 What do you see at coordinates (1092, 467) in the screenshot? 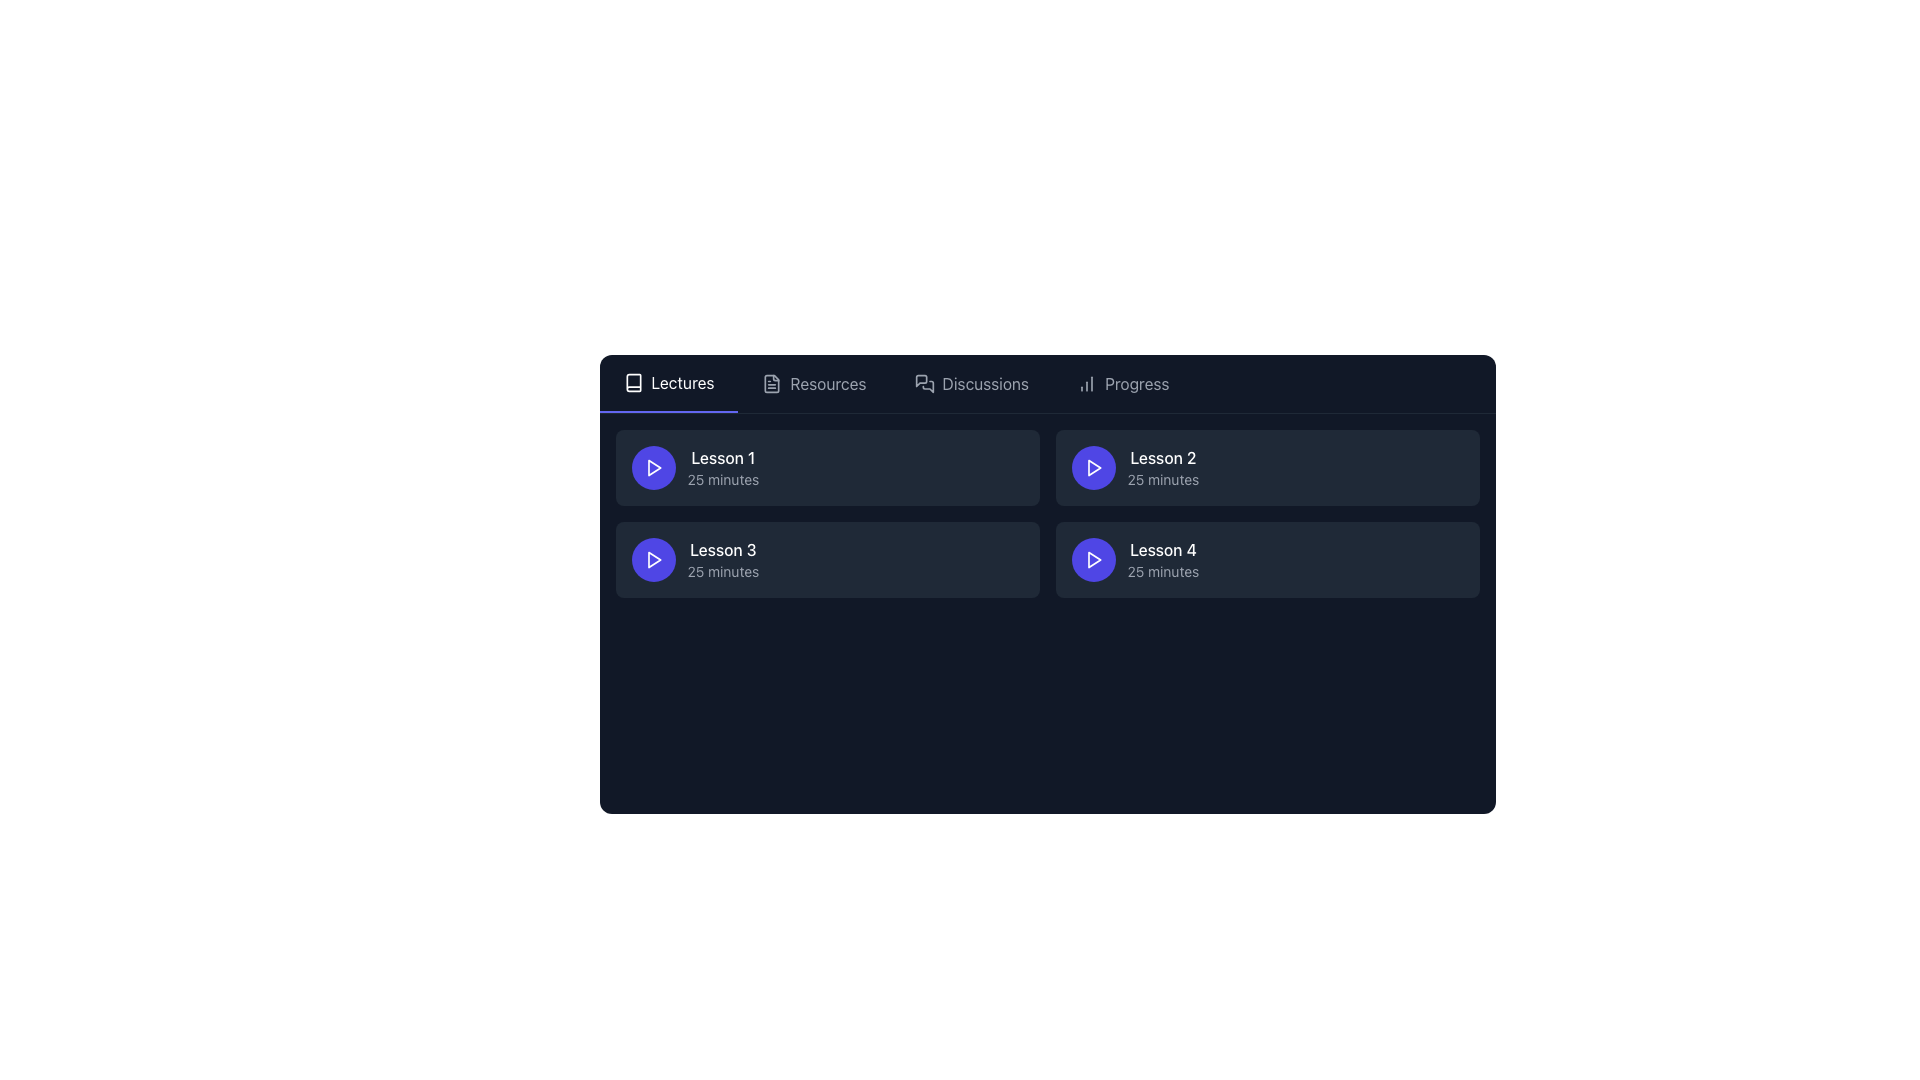
I see `the play button icon, which is a triangular play symbol within a circular blue background, located in the top-right of the second lesson card to initiate playback of the content` at bounding box center [1092, 467].